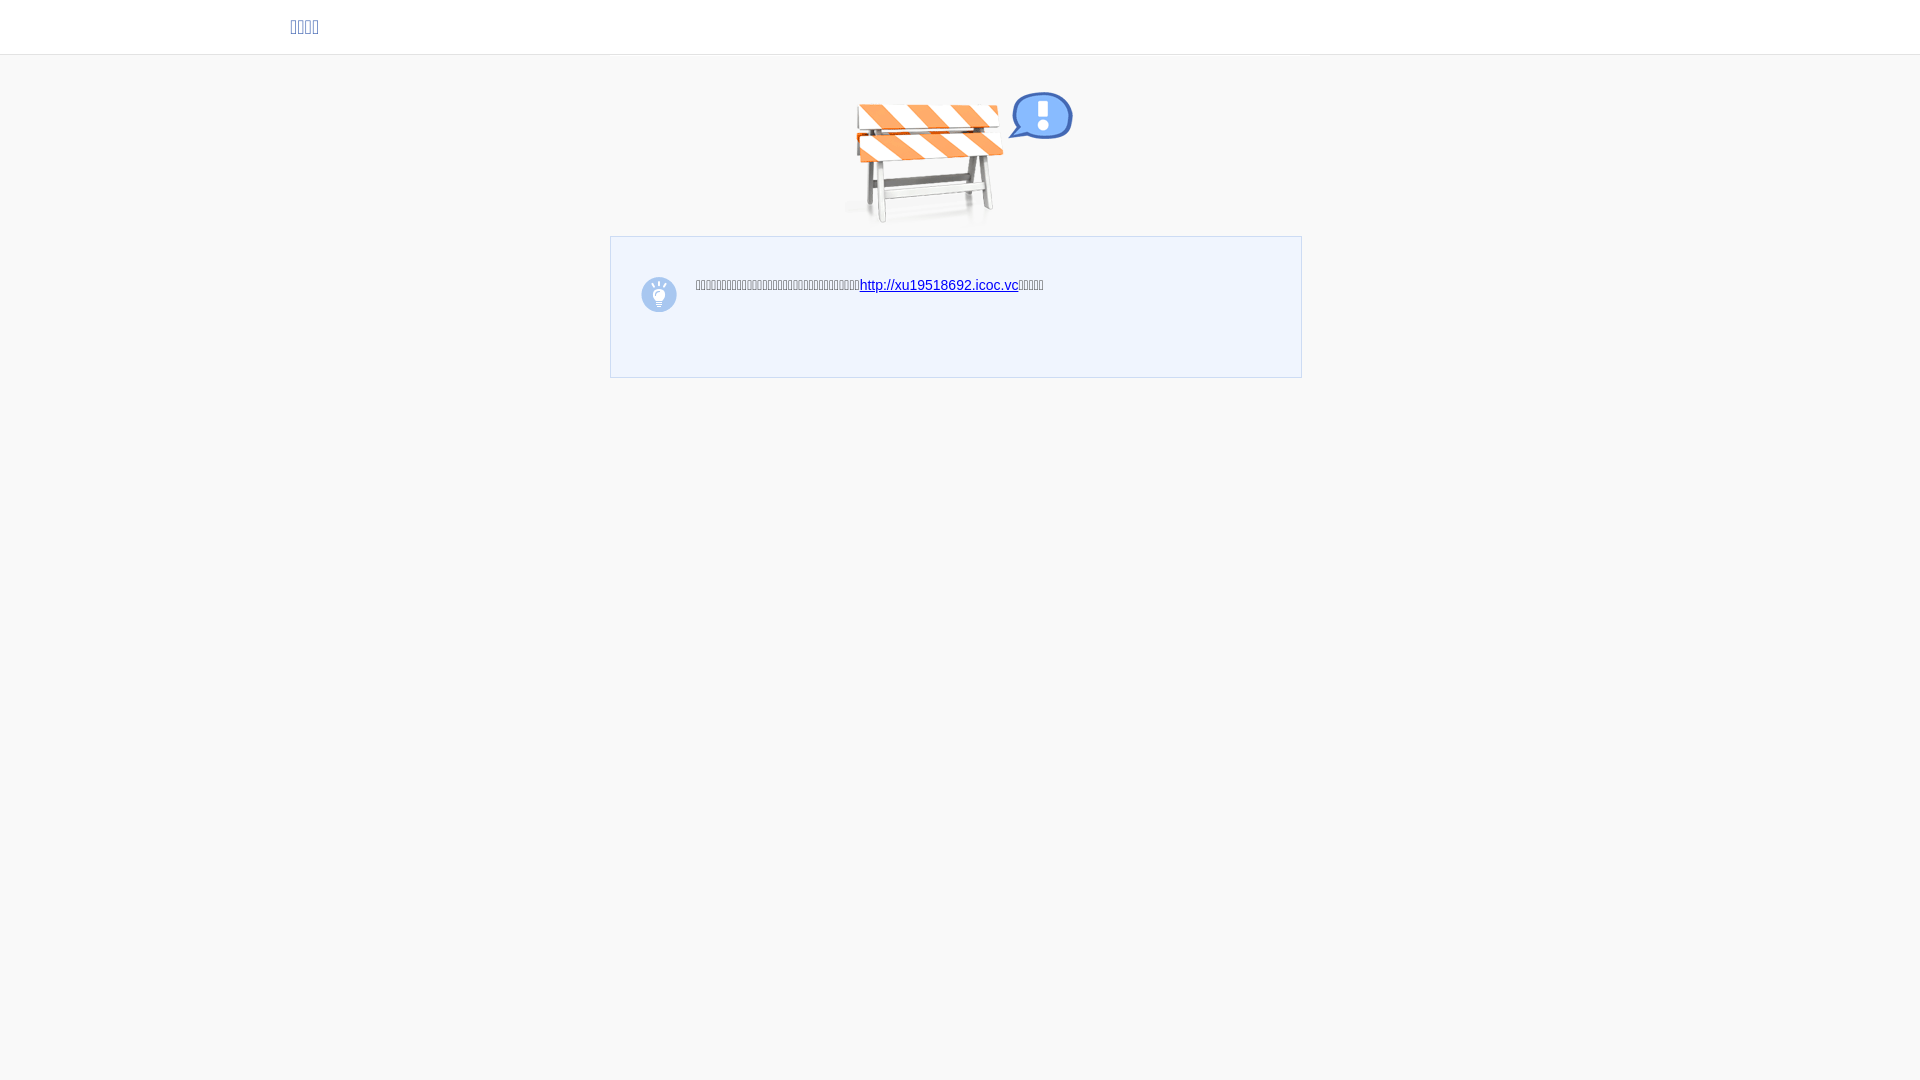 The image size is (1920, 1080). Describe the element at coordinates (859, 285) in the screenshot. I see `'http://xu19518692.icoc.vc'` at that location.